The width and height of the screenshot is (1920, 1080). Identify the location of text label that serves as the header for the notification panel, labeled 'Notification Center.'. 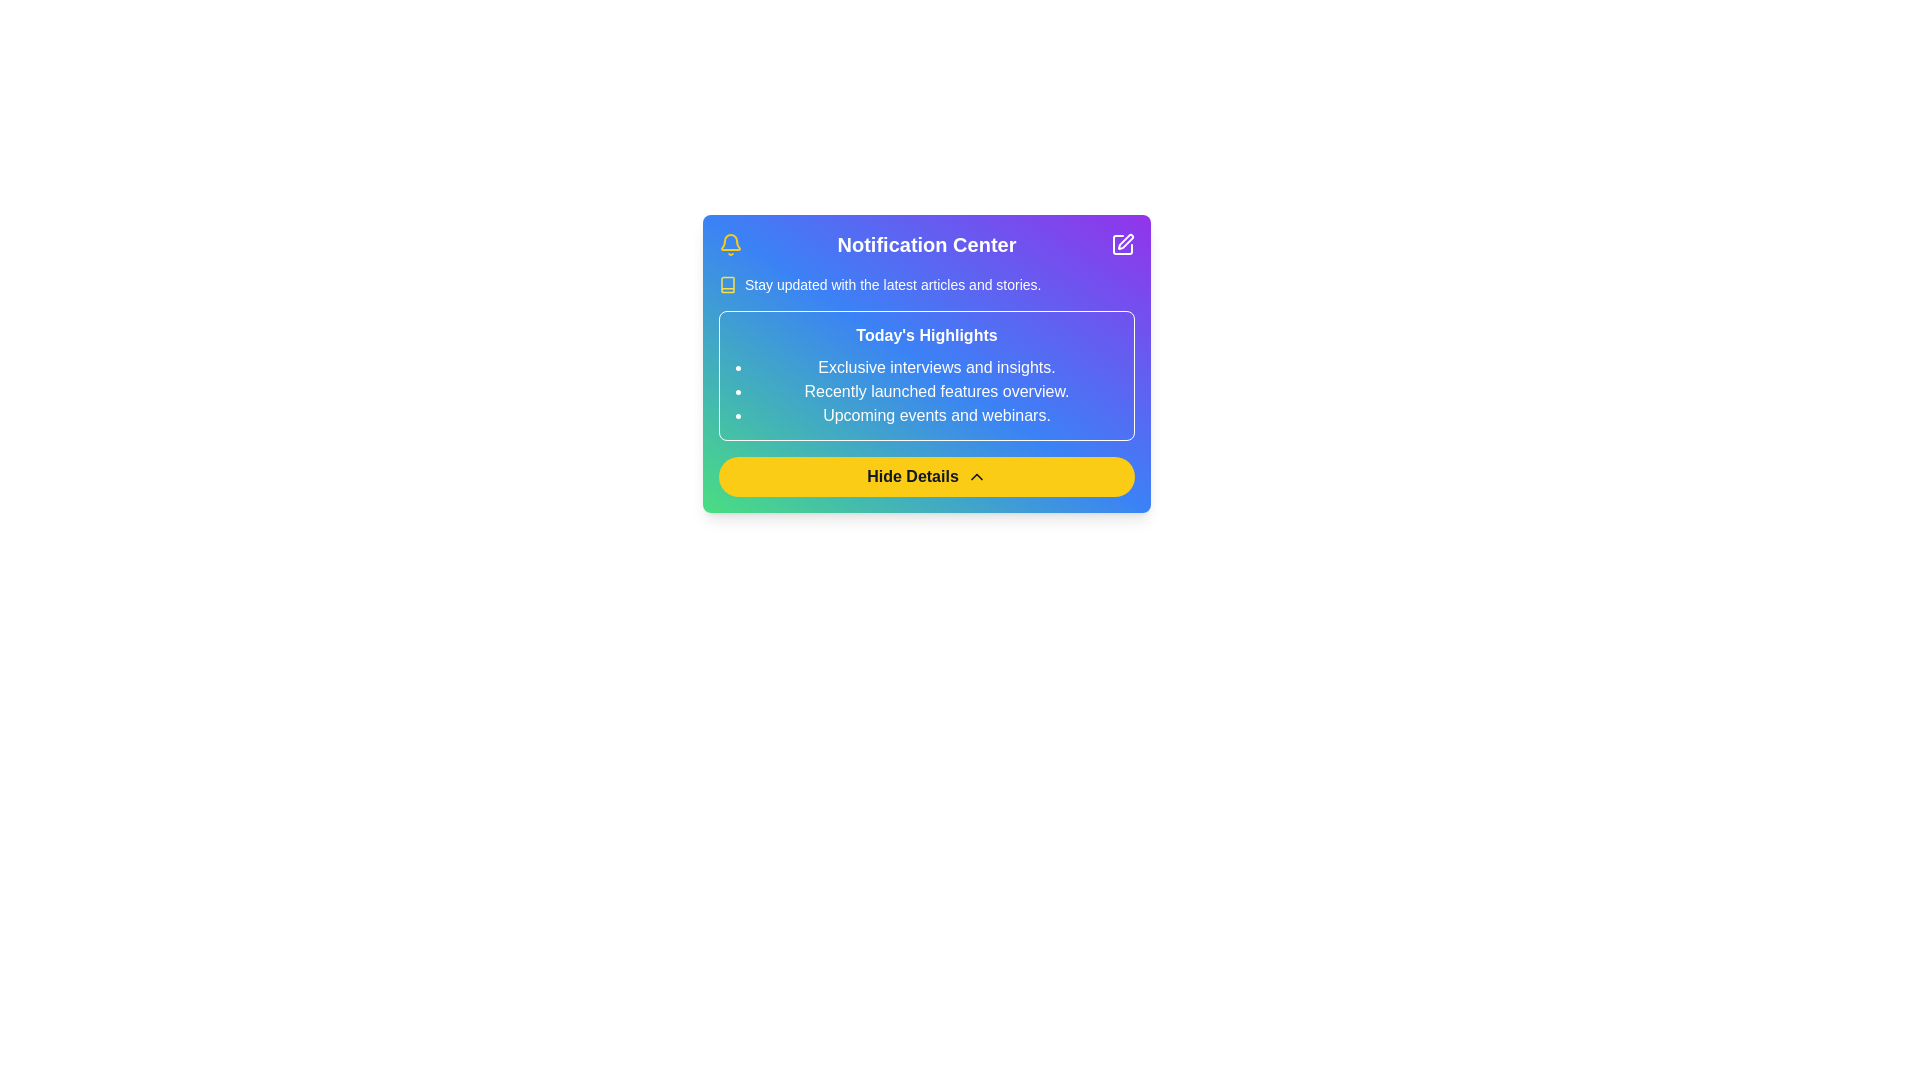
(925, 244).